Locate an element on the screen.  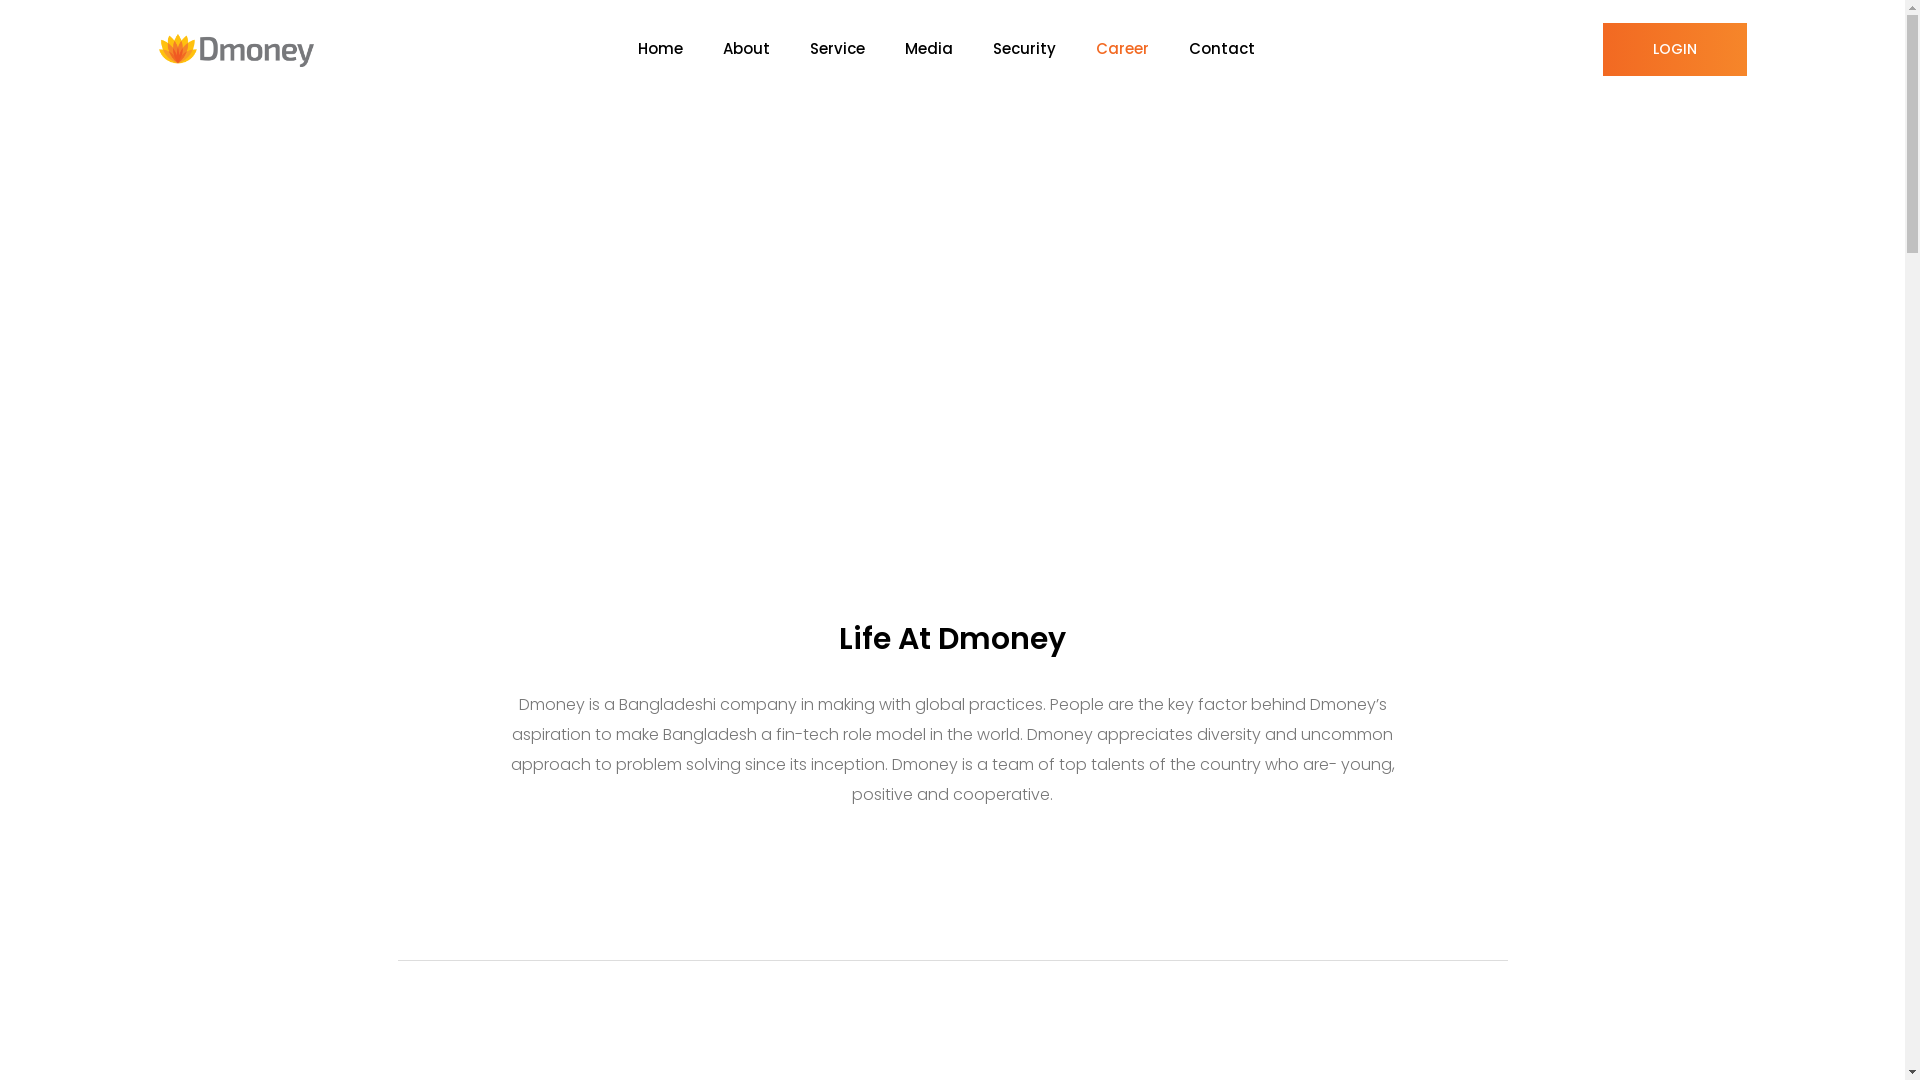
'Home' is located at coordinates (680, 48).